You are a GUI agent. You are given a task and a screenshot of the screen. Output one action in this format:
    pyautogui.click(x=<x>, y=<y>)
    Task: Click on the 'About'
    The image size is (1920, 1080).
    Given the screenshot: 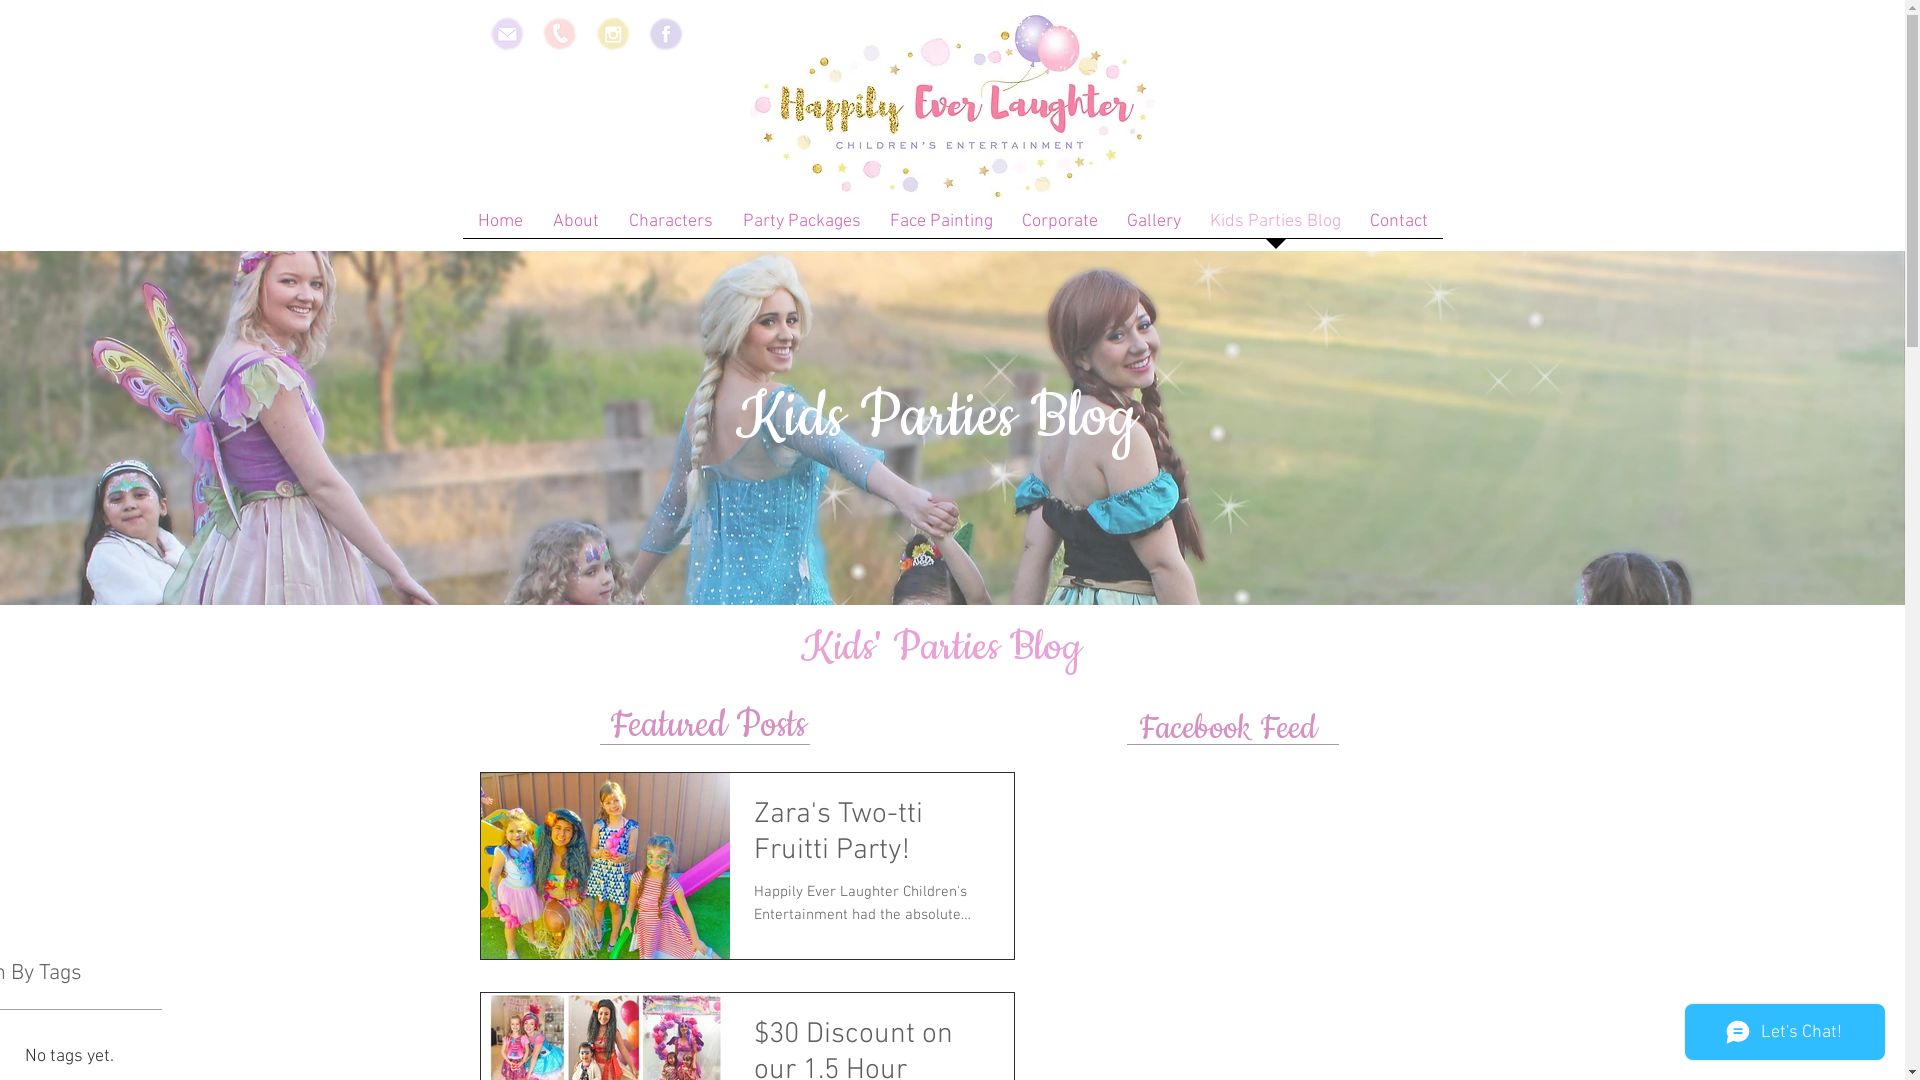 What is the action you would take?
    pyautogui.click(x=537, y=226)
    